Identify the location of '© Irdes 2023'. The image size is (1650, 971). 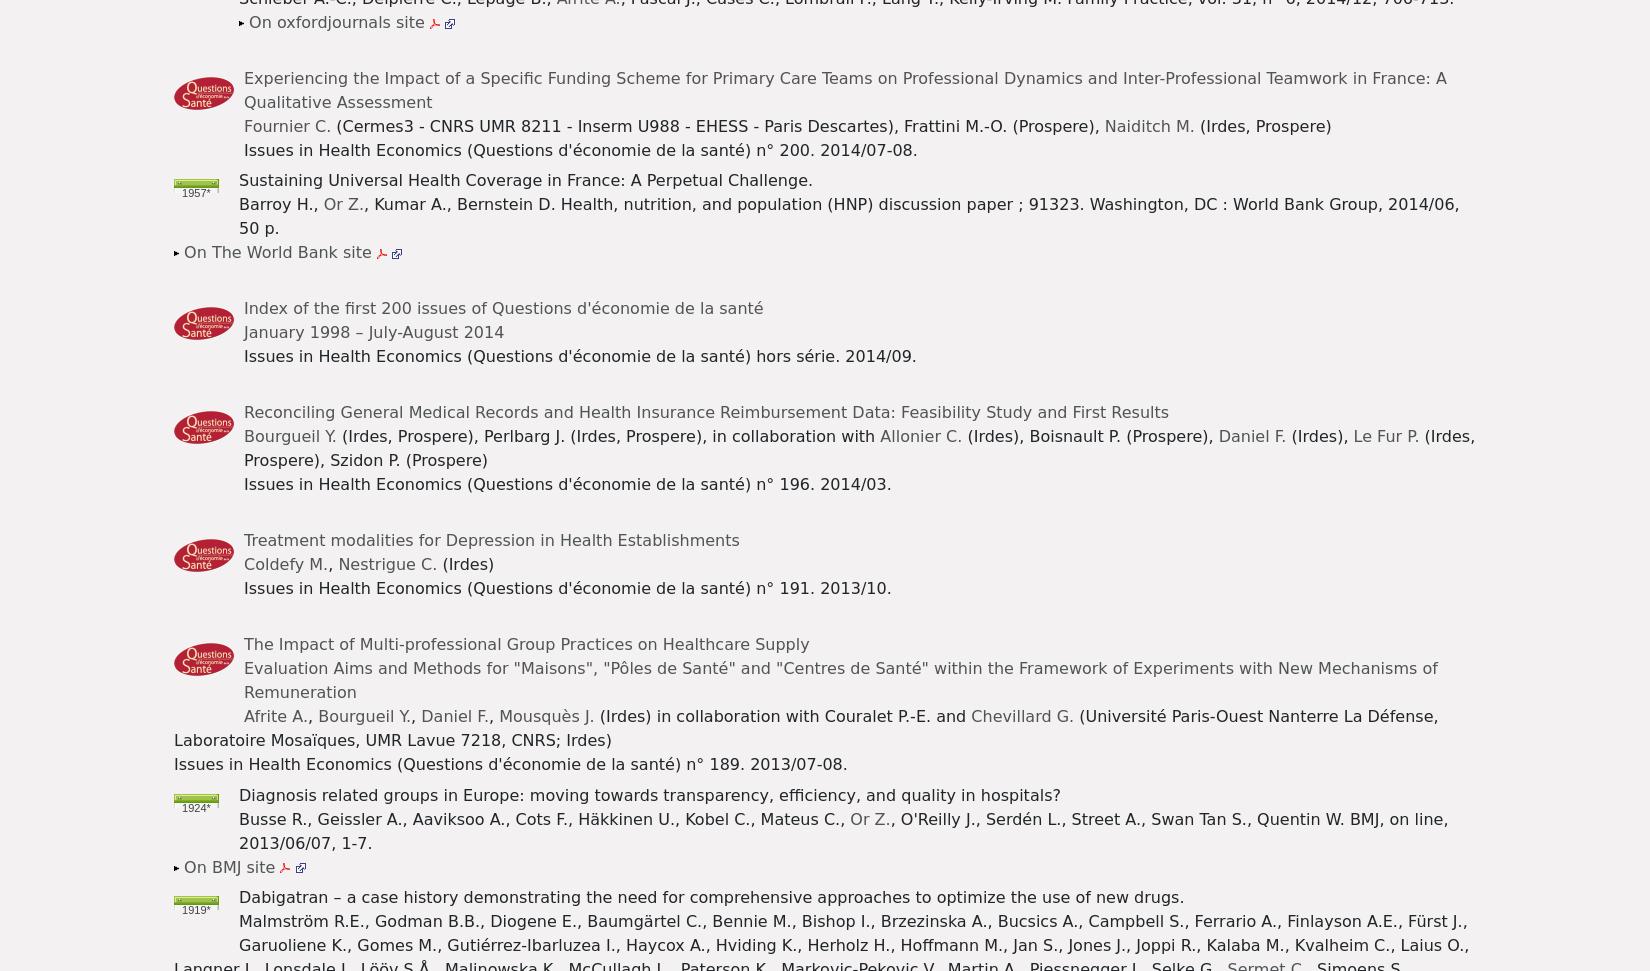
(219, 117).